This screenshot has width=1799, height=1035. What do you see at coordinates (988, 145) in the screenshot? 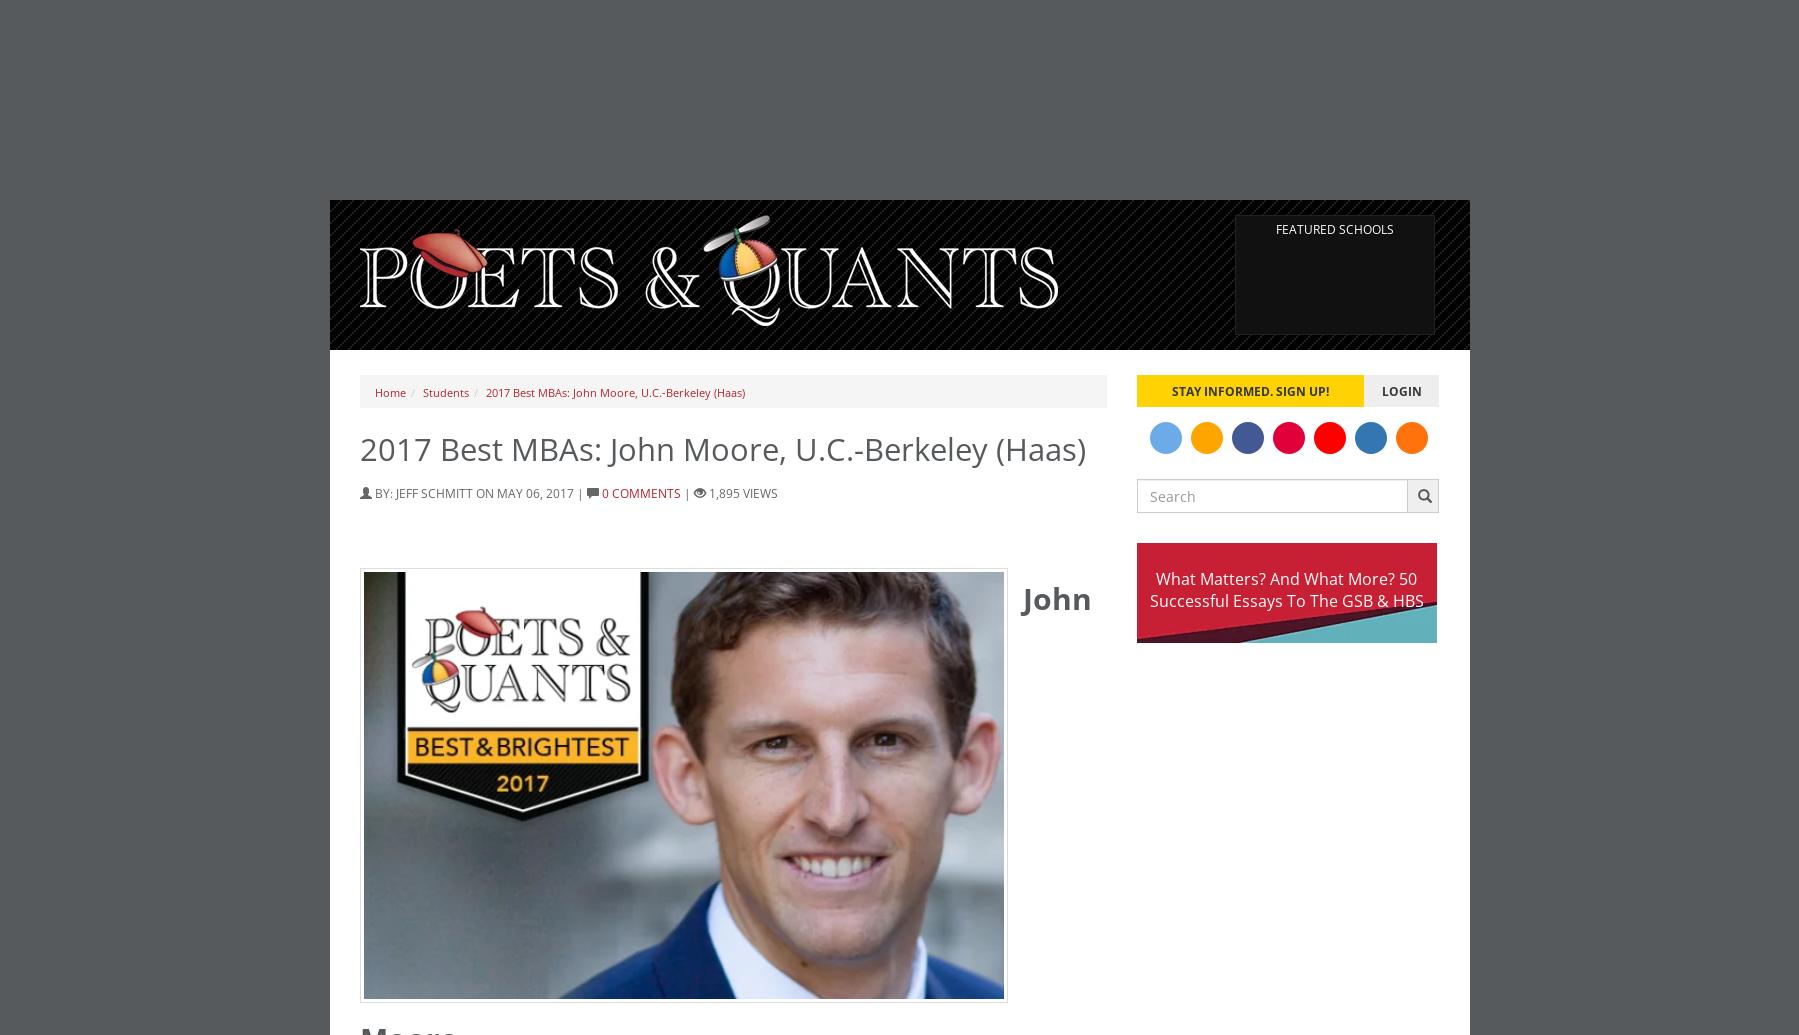
I see `'GMAT 760, GPA 4.0'` at bounding box center [988, 145].